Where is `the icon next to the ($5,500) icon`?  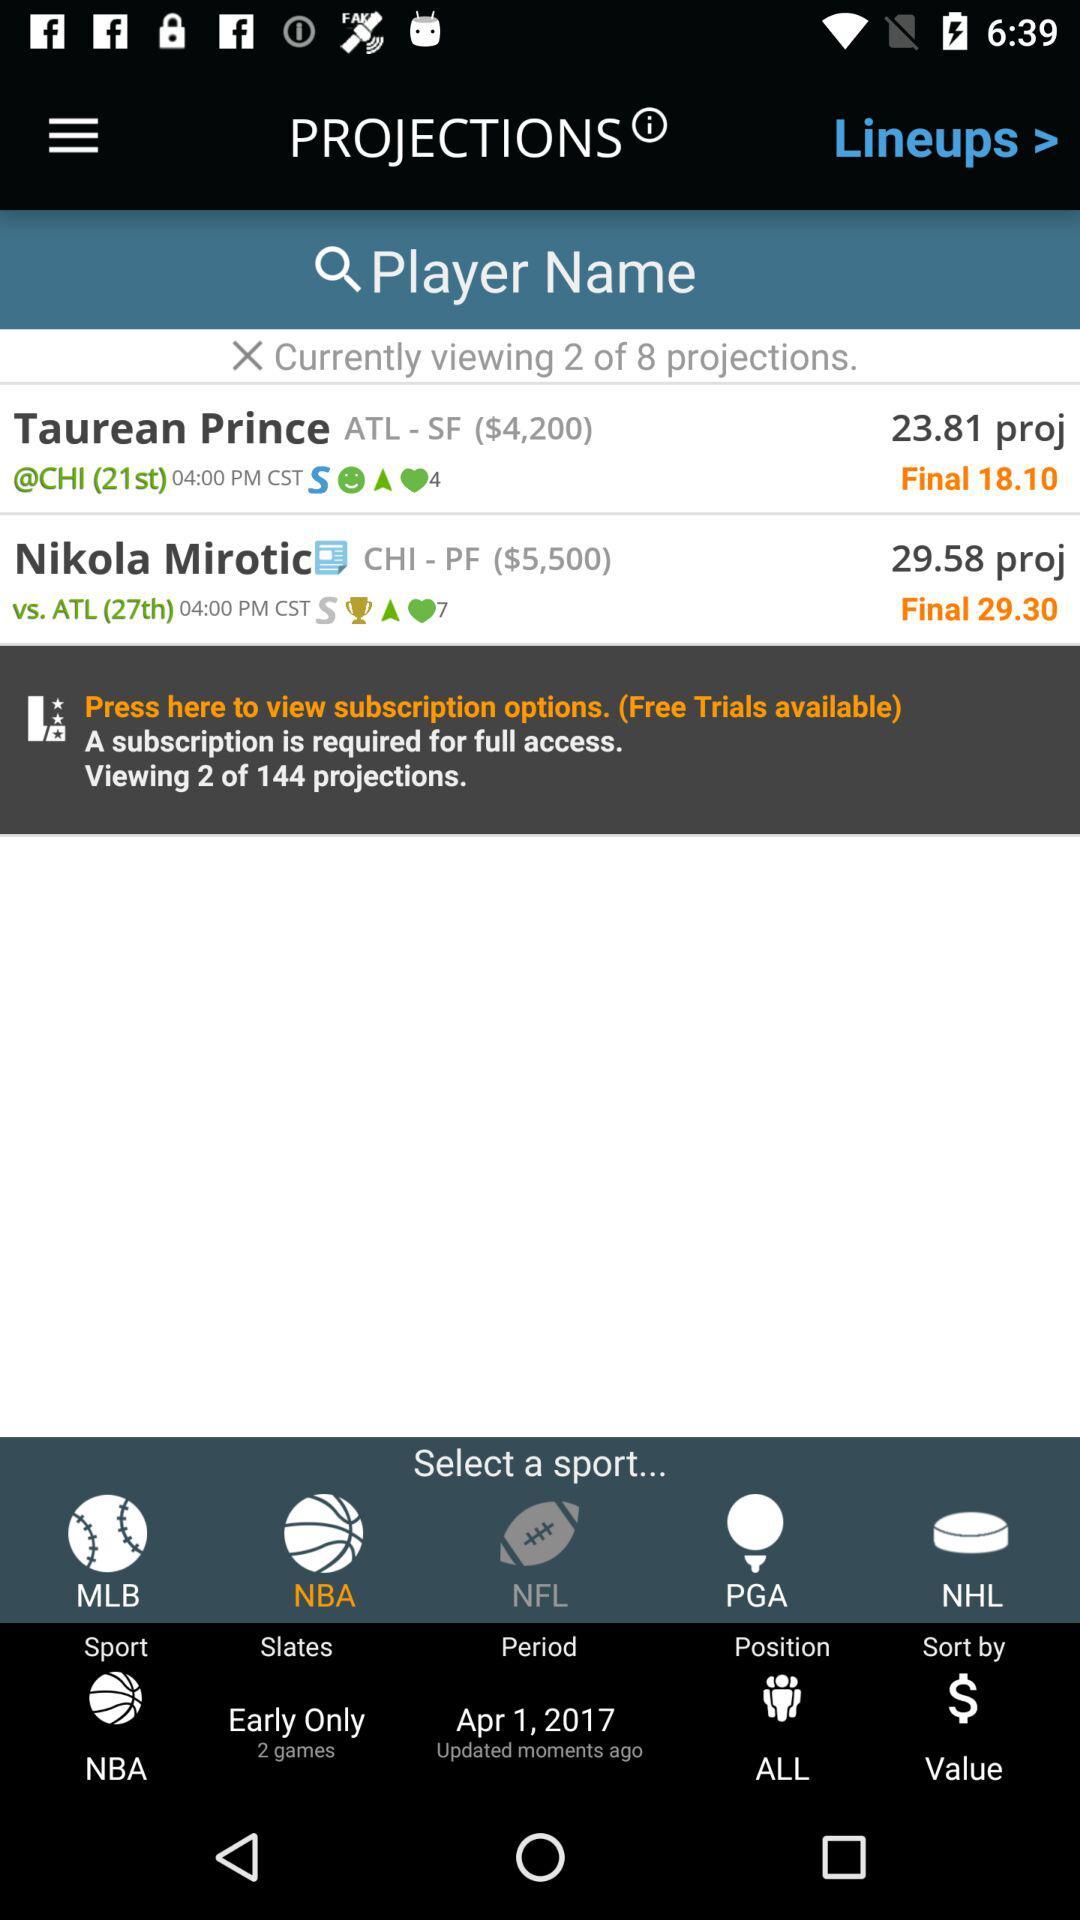 the icon next to the ($5,500) icon is located at coordinates (447, 557).